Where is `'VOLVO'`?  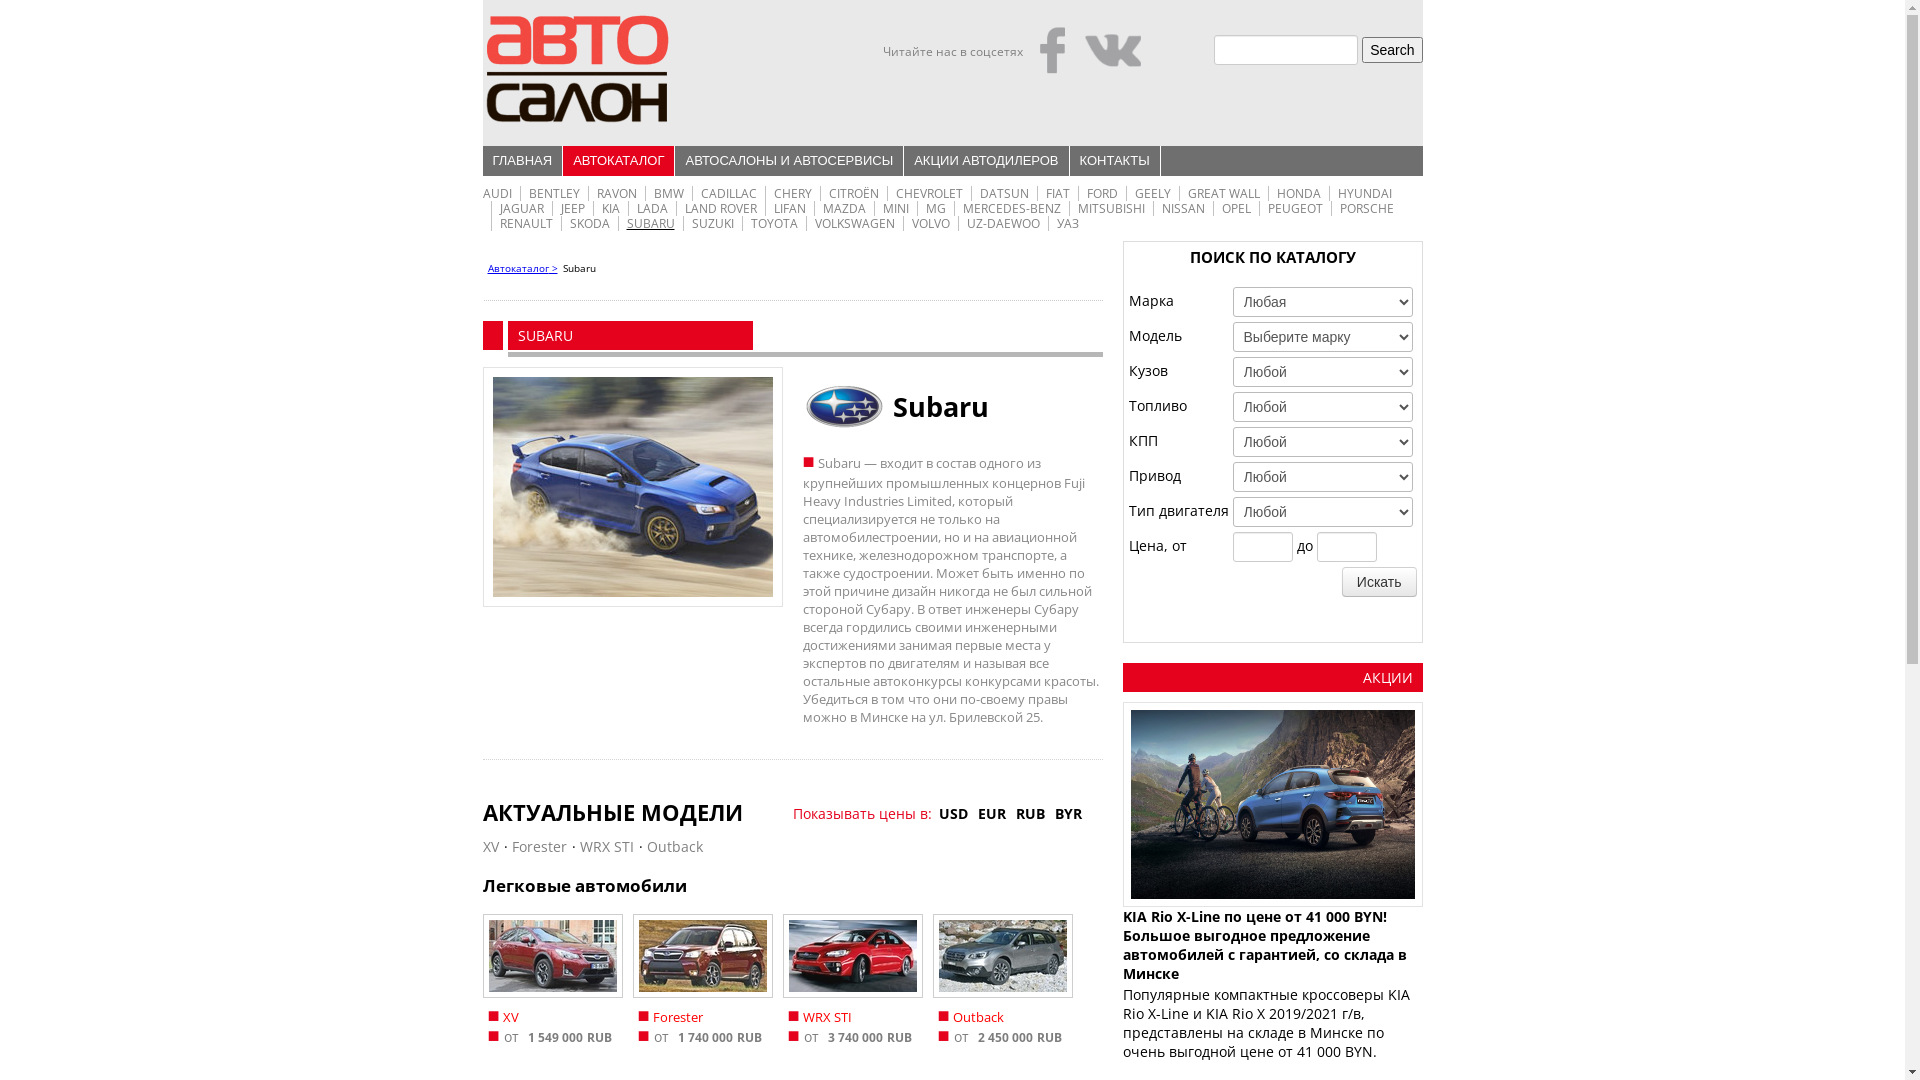
'VOLVO' is located at coordinates (930, 223).